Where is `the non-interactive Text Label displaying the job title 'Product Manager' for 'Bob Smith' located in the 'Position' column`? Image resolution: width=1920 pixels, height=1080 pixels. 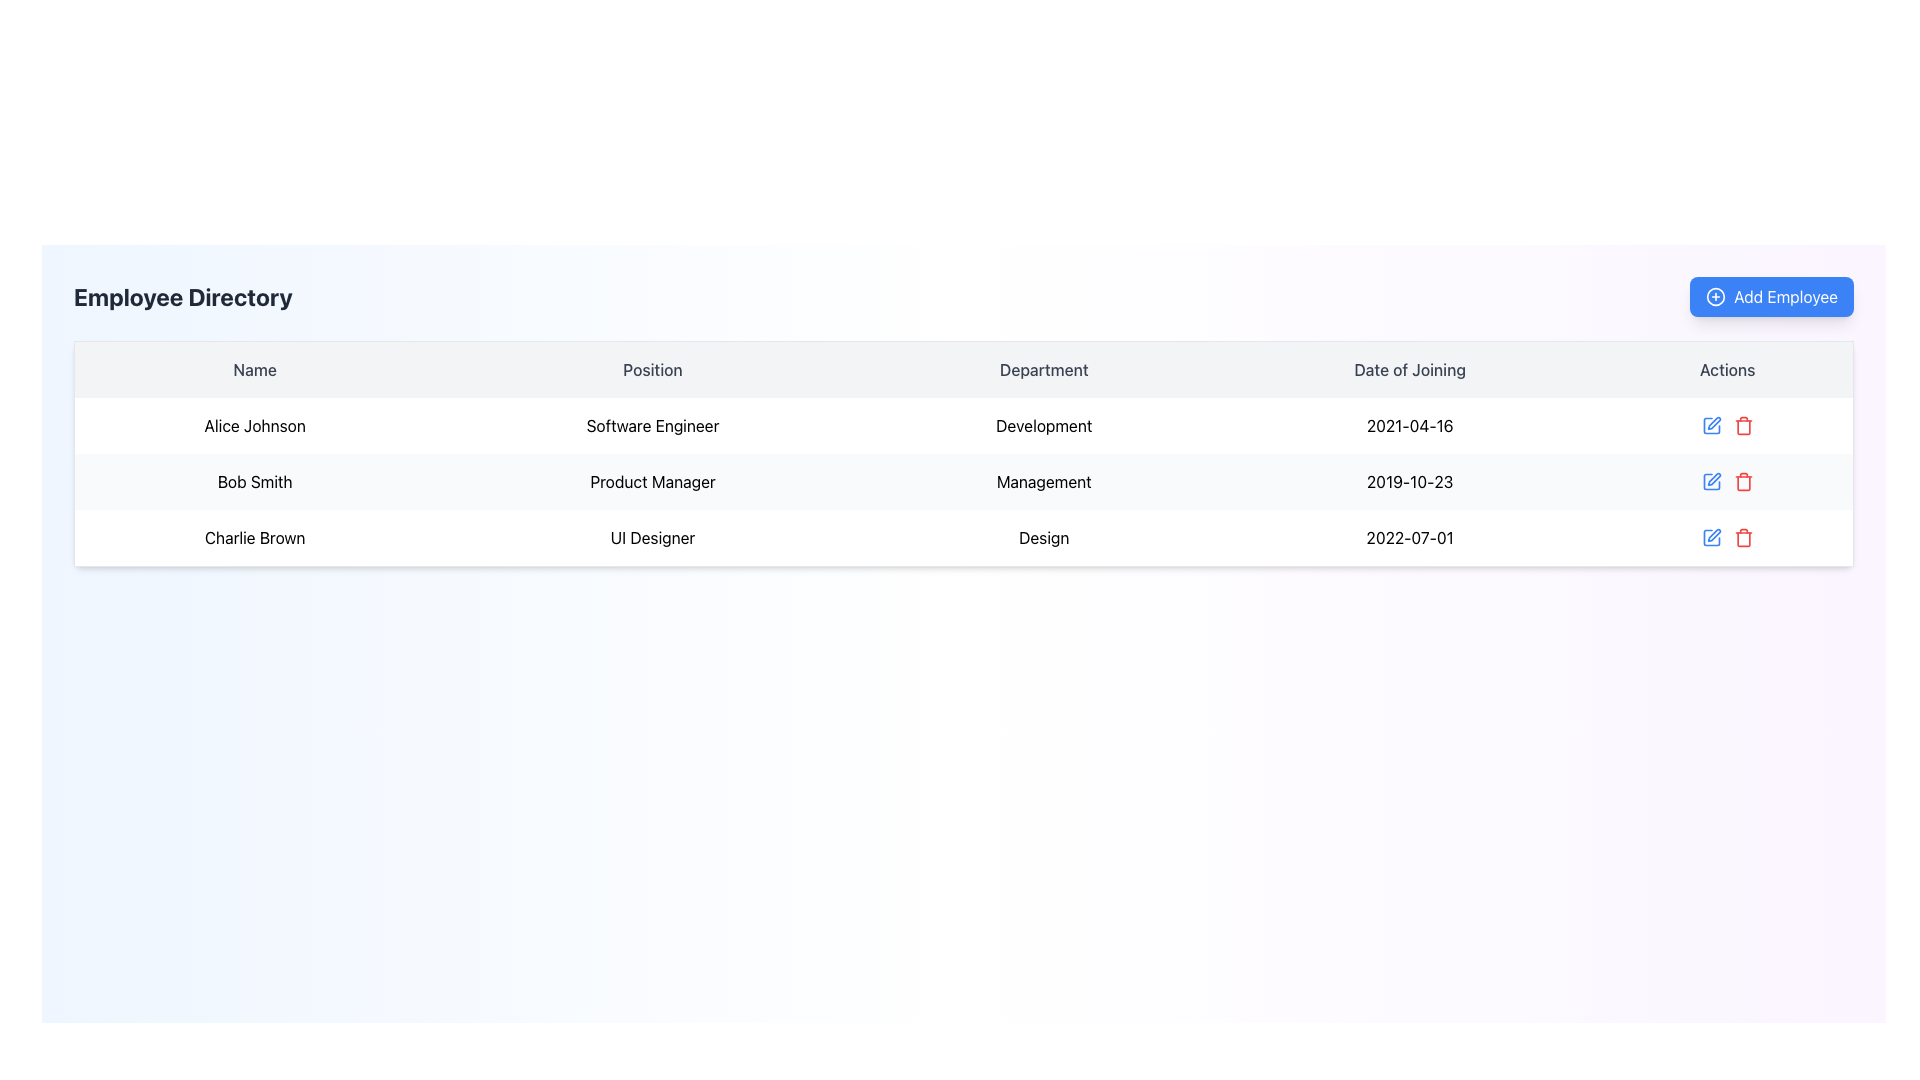 the non-interactive Text Label displaying the job title 'Product Manager' for 'Bob Smith' located in the 'Position' column is located at coordinates (652, 482).